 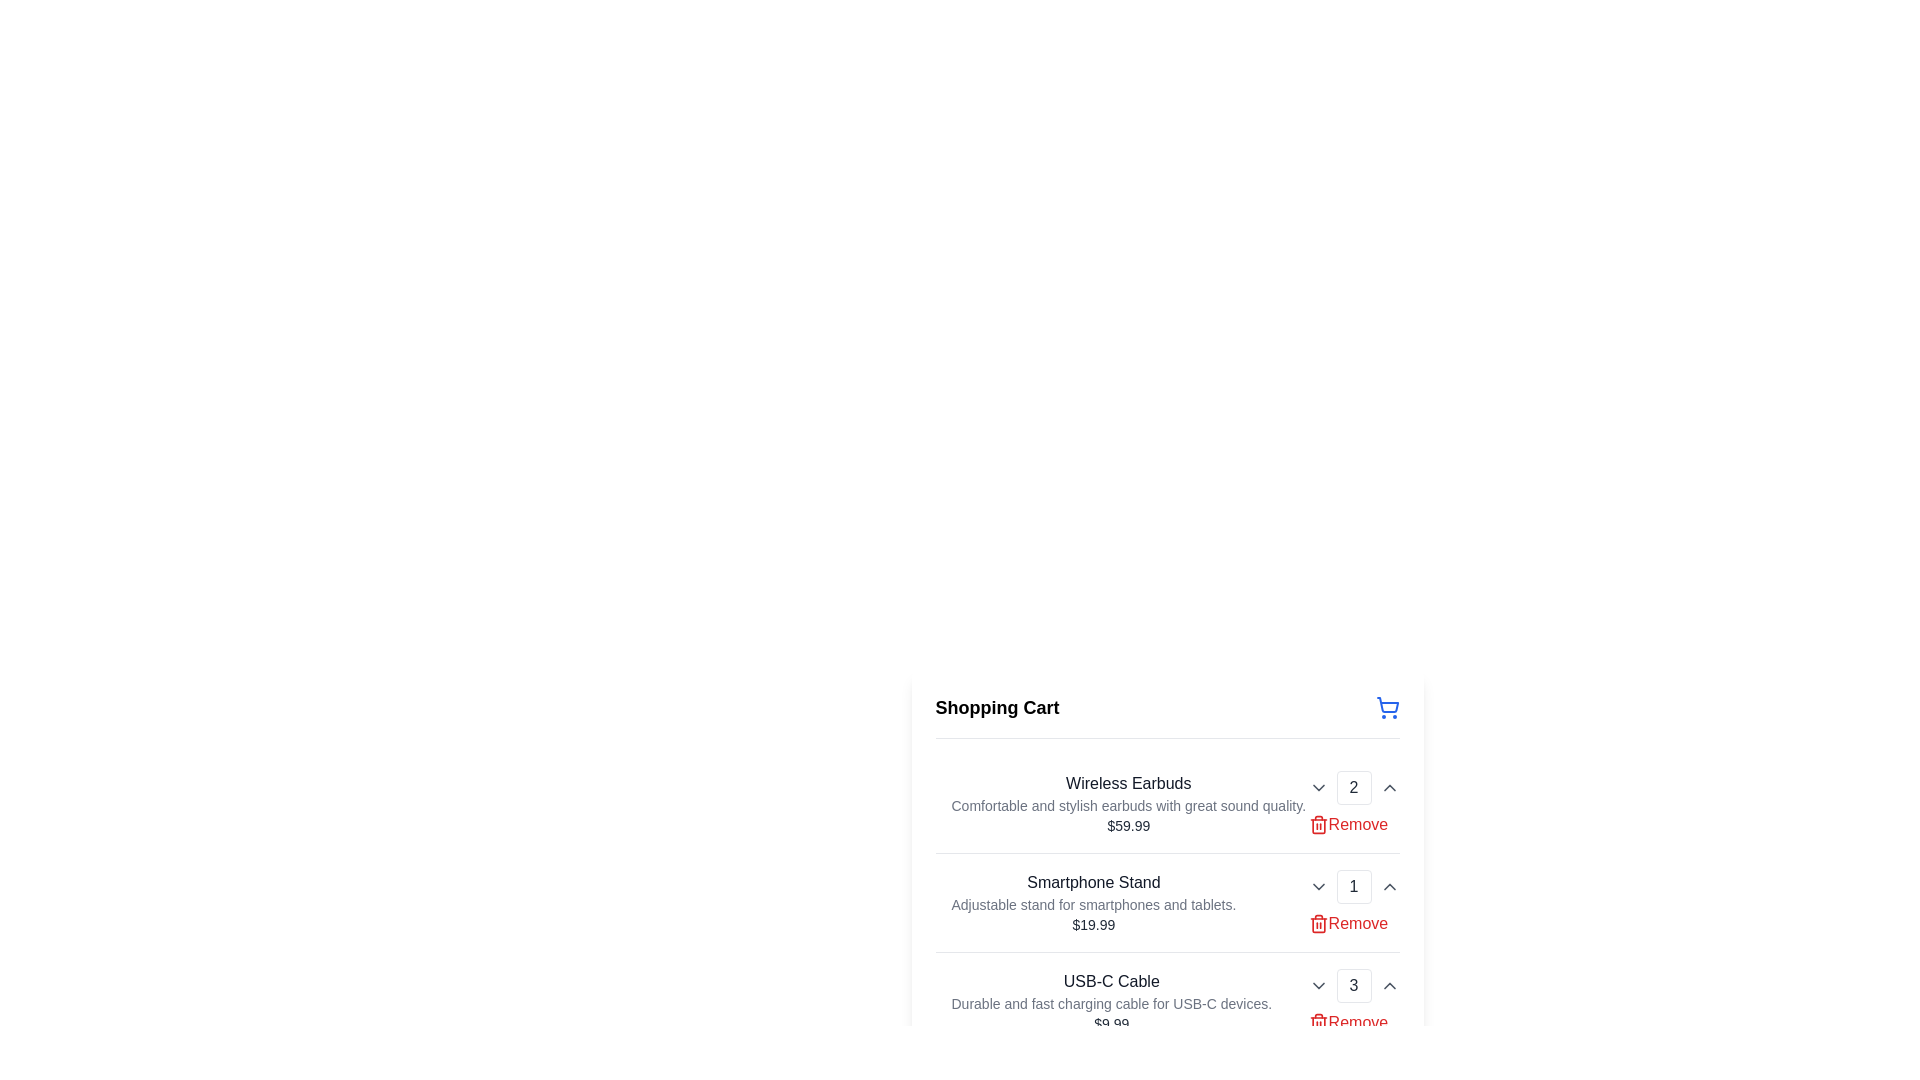 I want to click on the red trash can icon located to the right of the item entry in the shopping cart, so click(x=1318, y=1022).